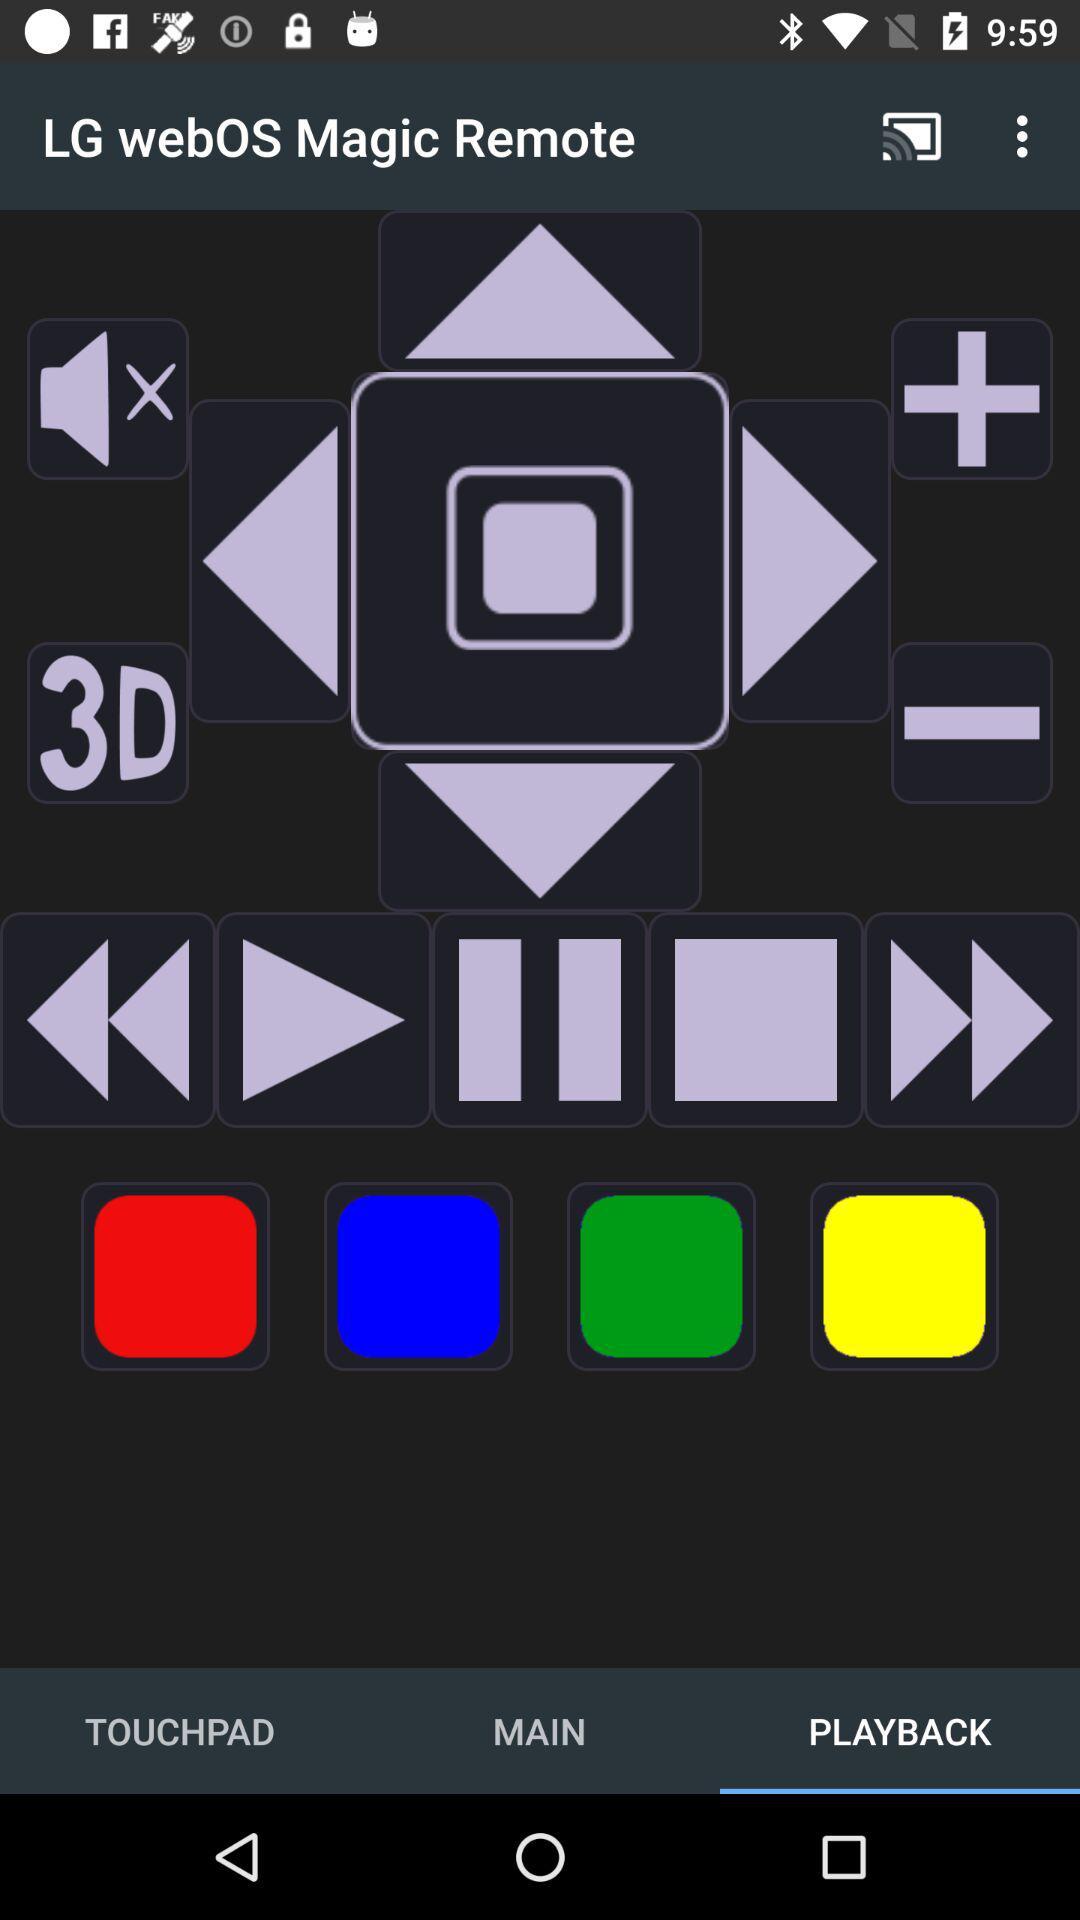 Image resolution: width=1080 pixels, height=1920 pixels. I want to click on icon below the lg webos magic item, so click(108, 398).